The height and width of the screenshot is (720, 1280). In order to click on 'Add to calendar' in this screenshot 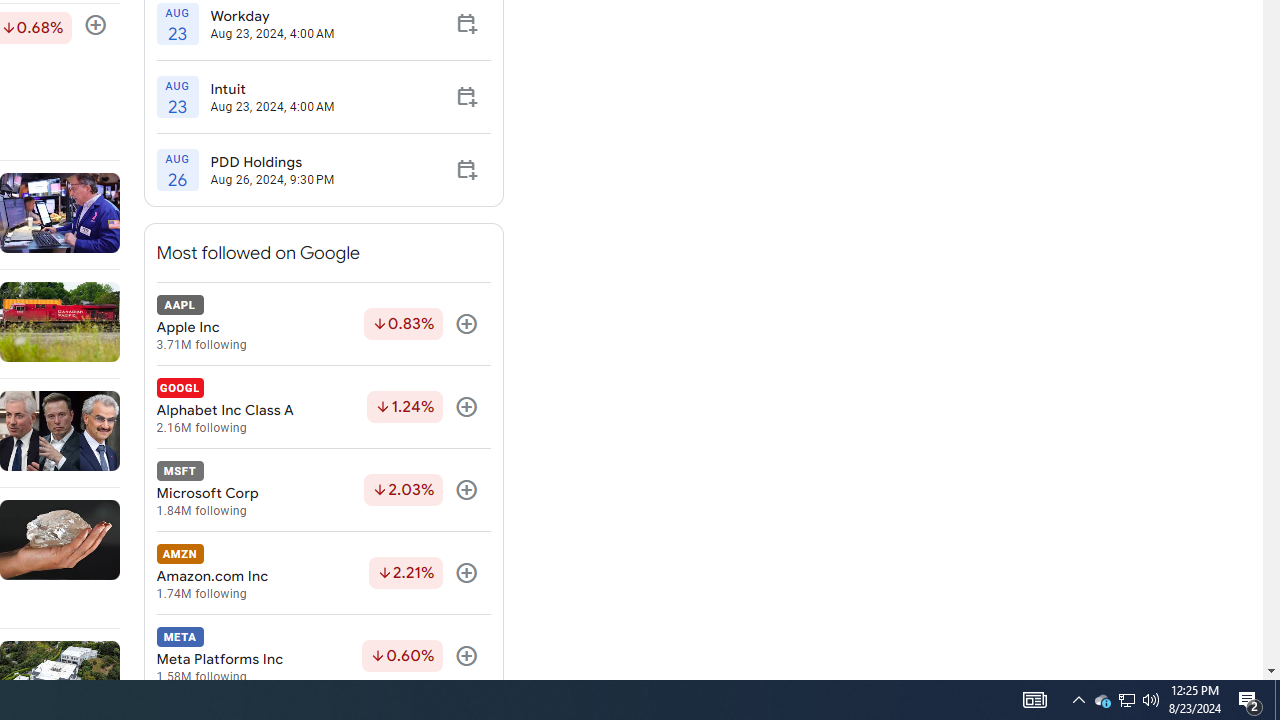, I will do `click(465, 168)`.